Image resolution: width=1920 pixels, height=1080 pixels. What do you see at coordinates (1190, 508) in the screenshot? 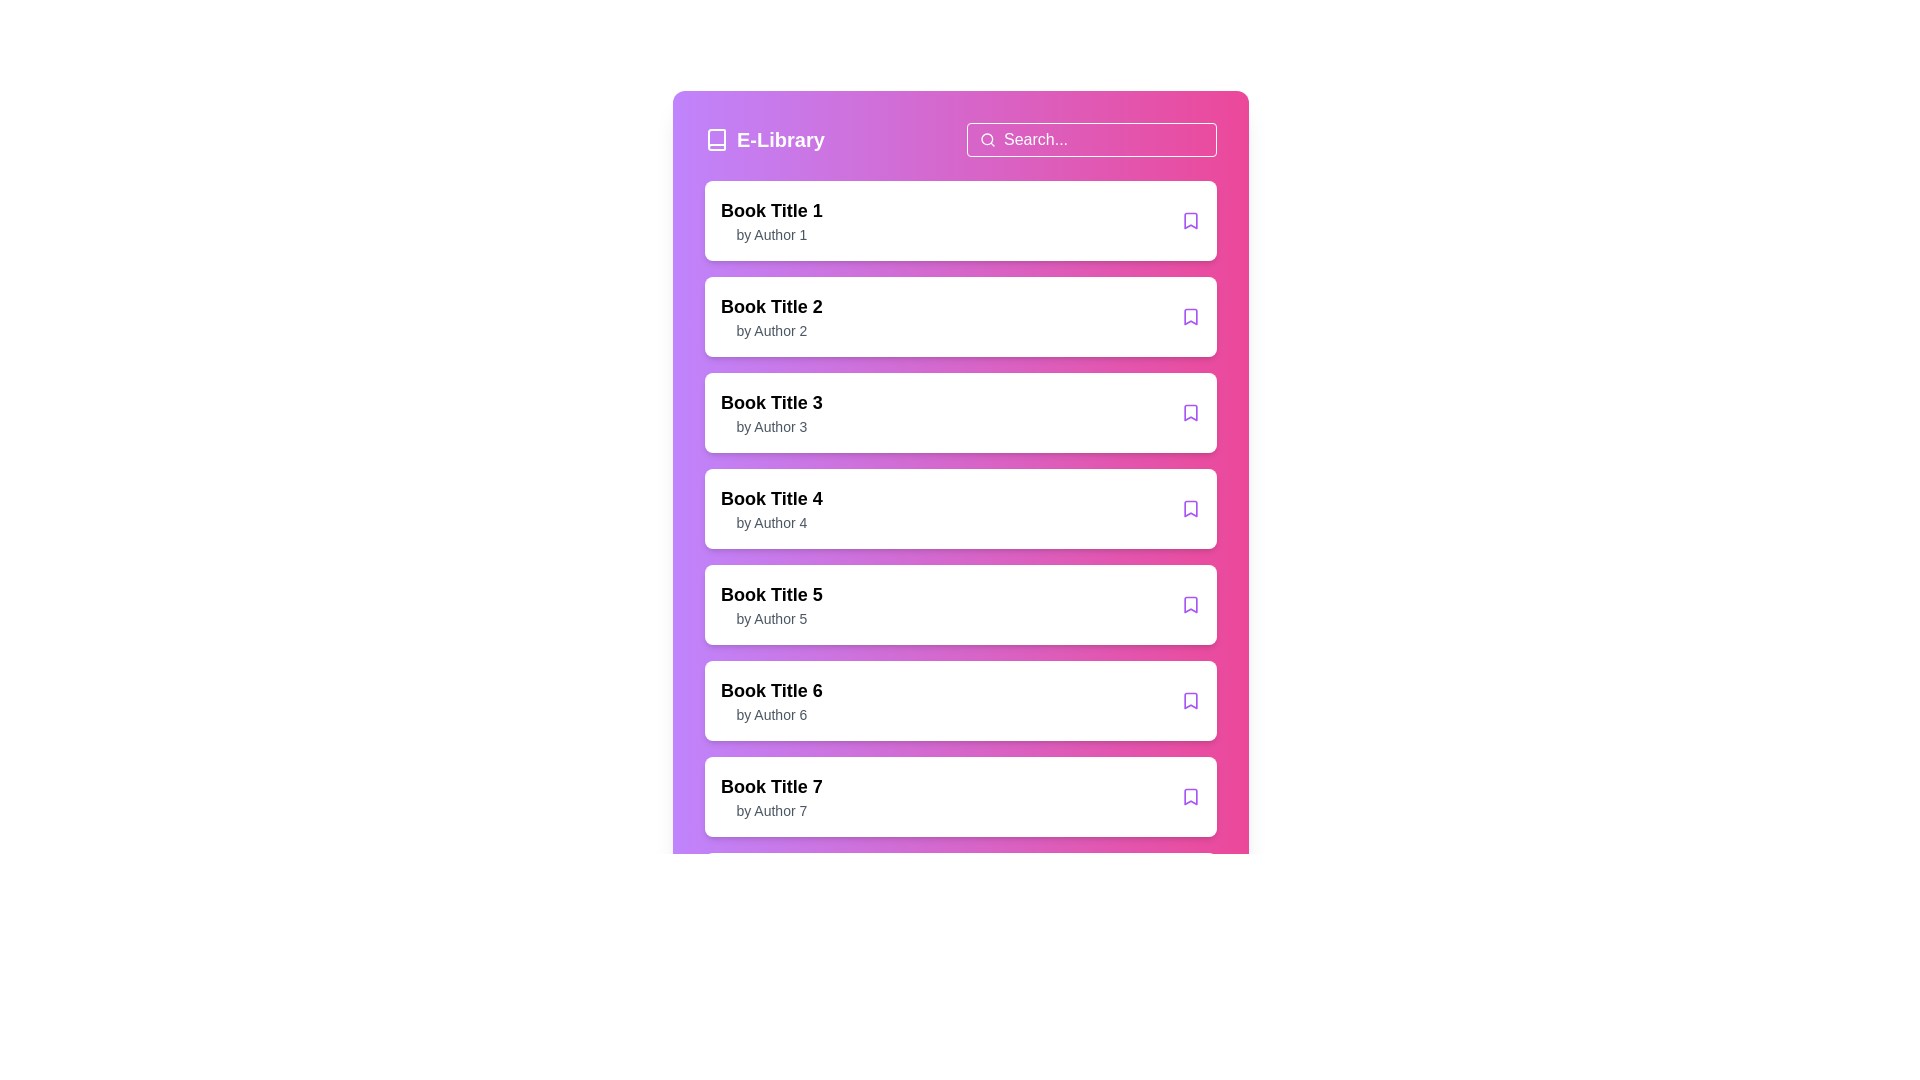
I see `the purple bookmark outline icon located at the top-right corner of the 'Book Title 4 by Author 4' card in the library application` at bounding box center [1190, 508].